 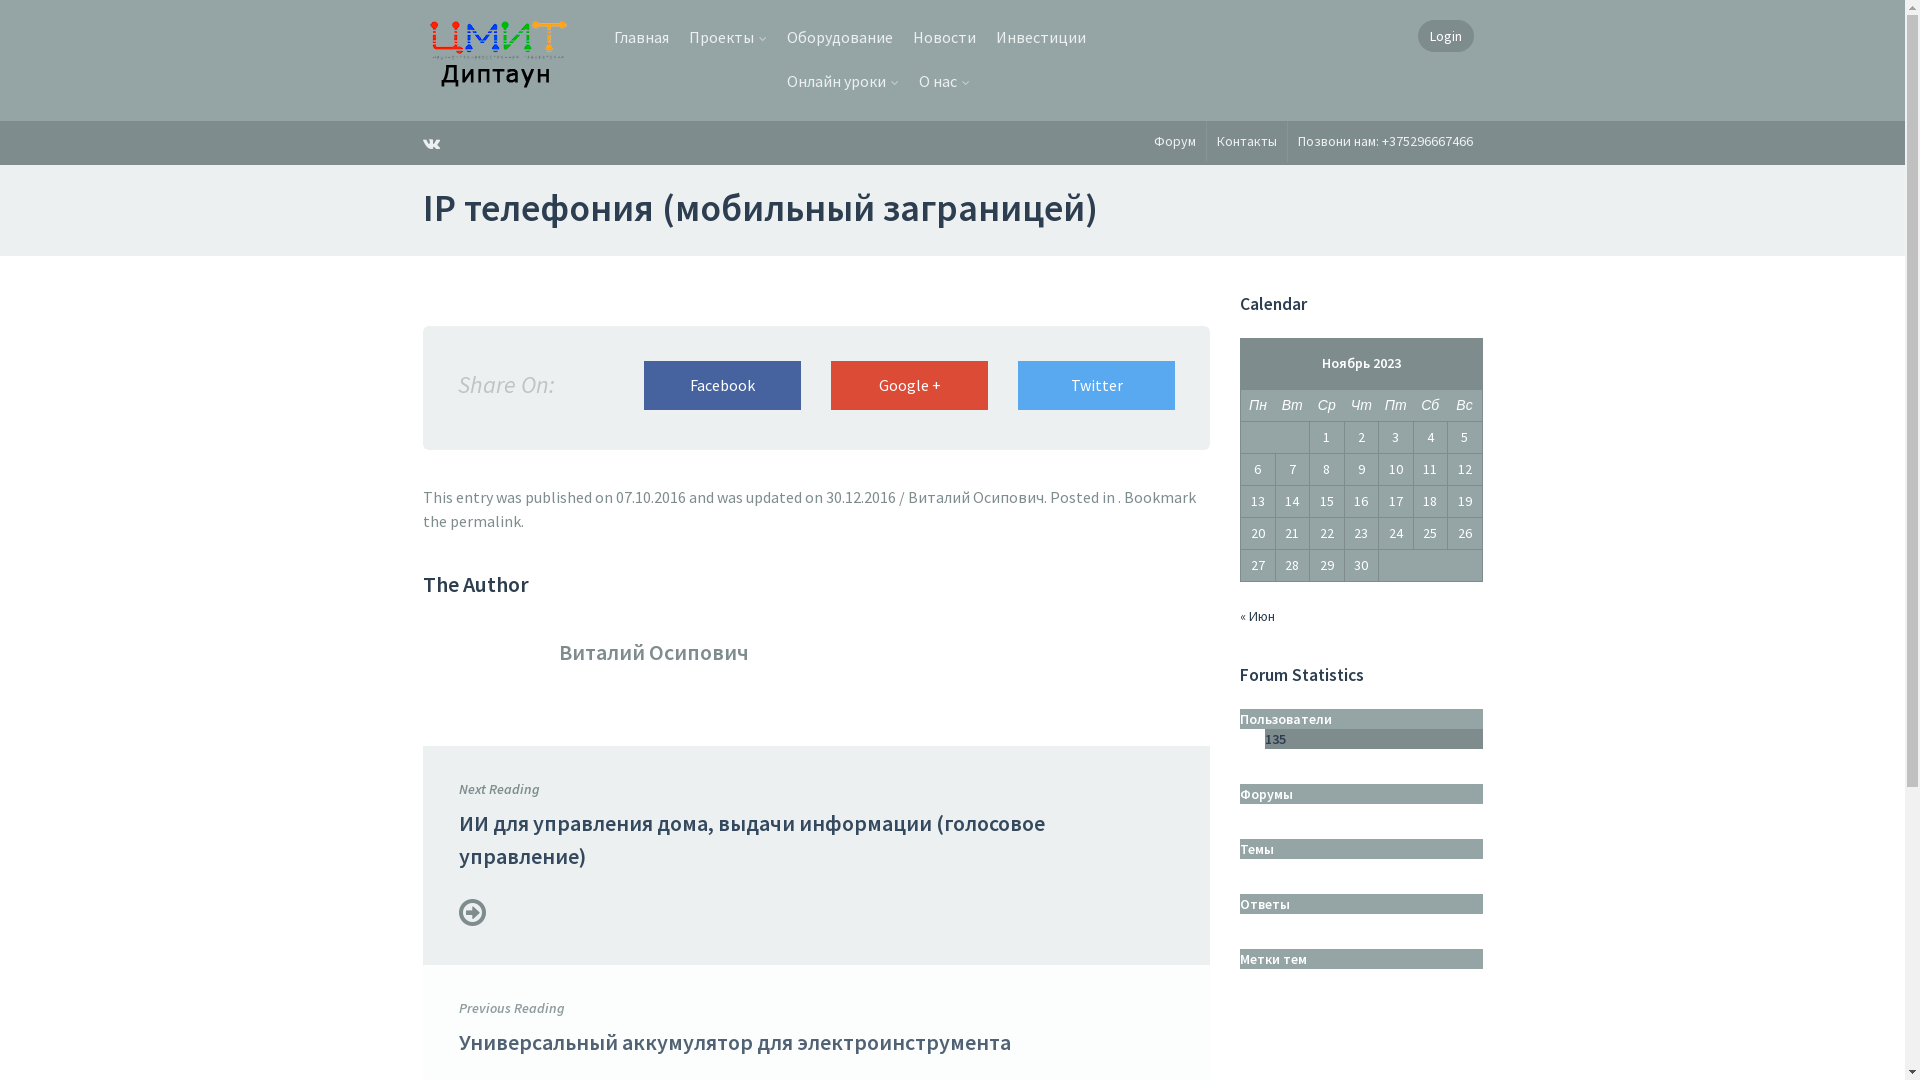 What do you see at coordinates (721, 385) in the screenshot?
I see `'Facebook'` at bounding box center [721, 385].